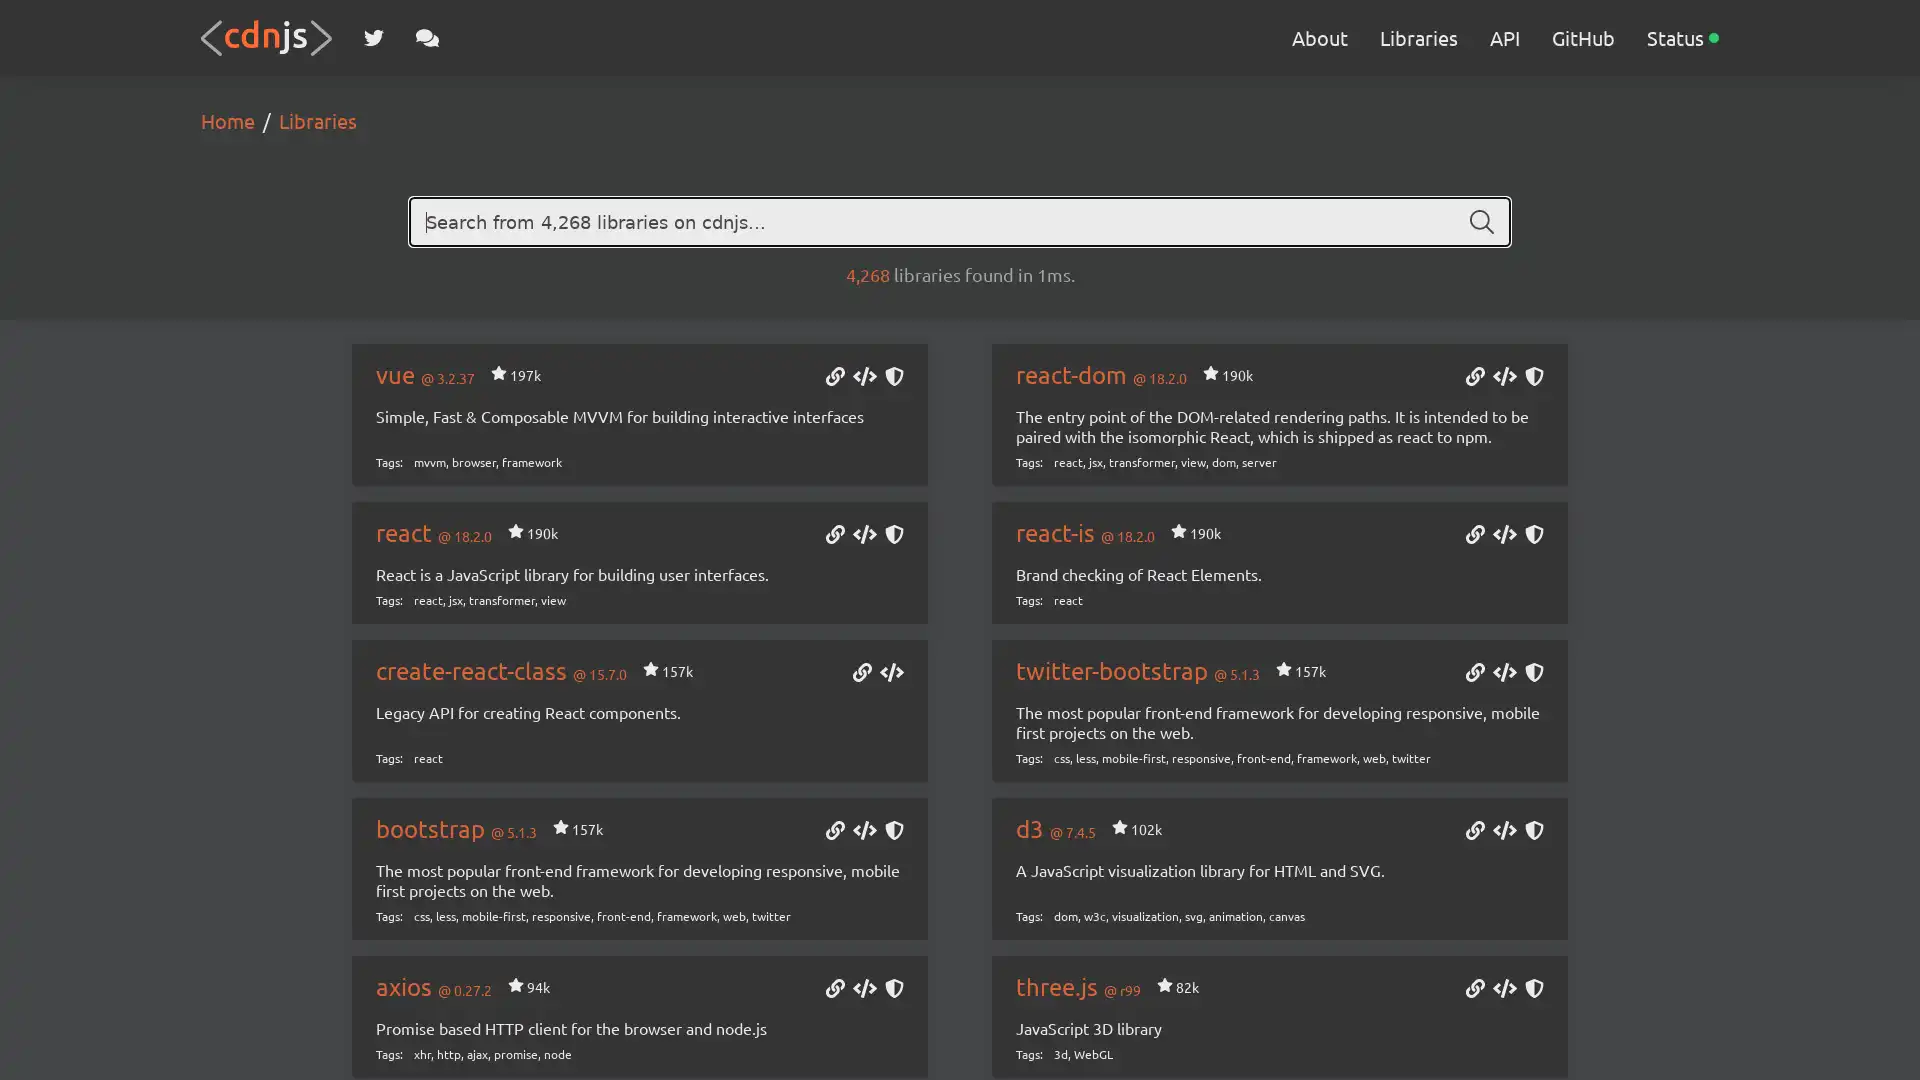 The width and height of the screenshot is (1920, 1080). What do you see at coordinates (864, 378) in the screenshot?
I see `Copy Script Tag` at bounding box center [864, 378].